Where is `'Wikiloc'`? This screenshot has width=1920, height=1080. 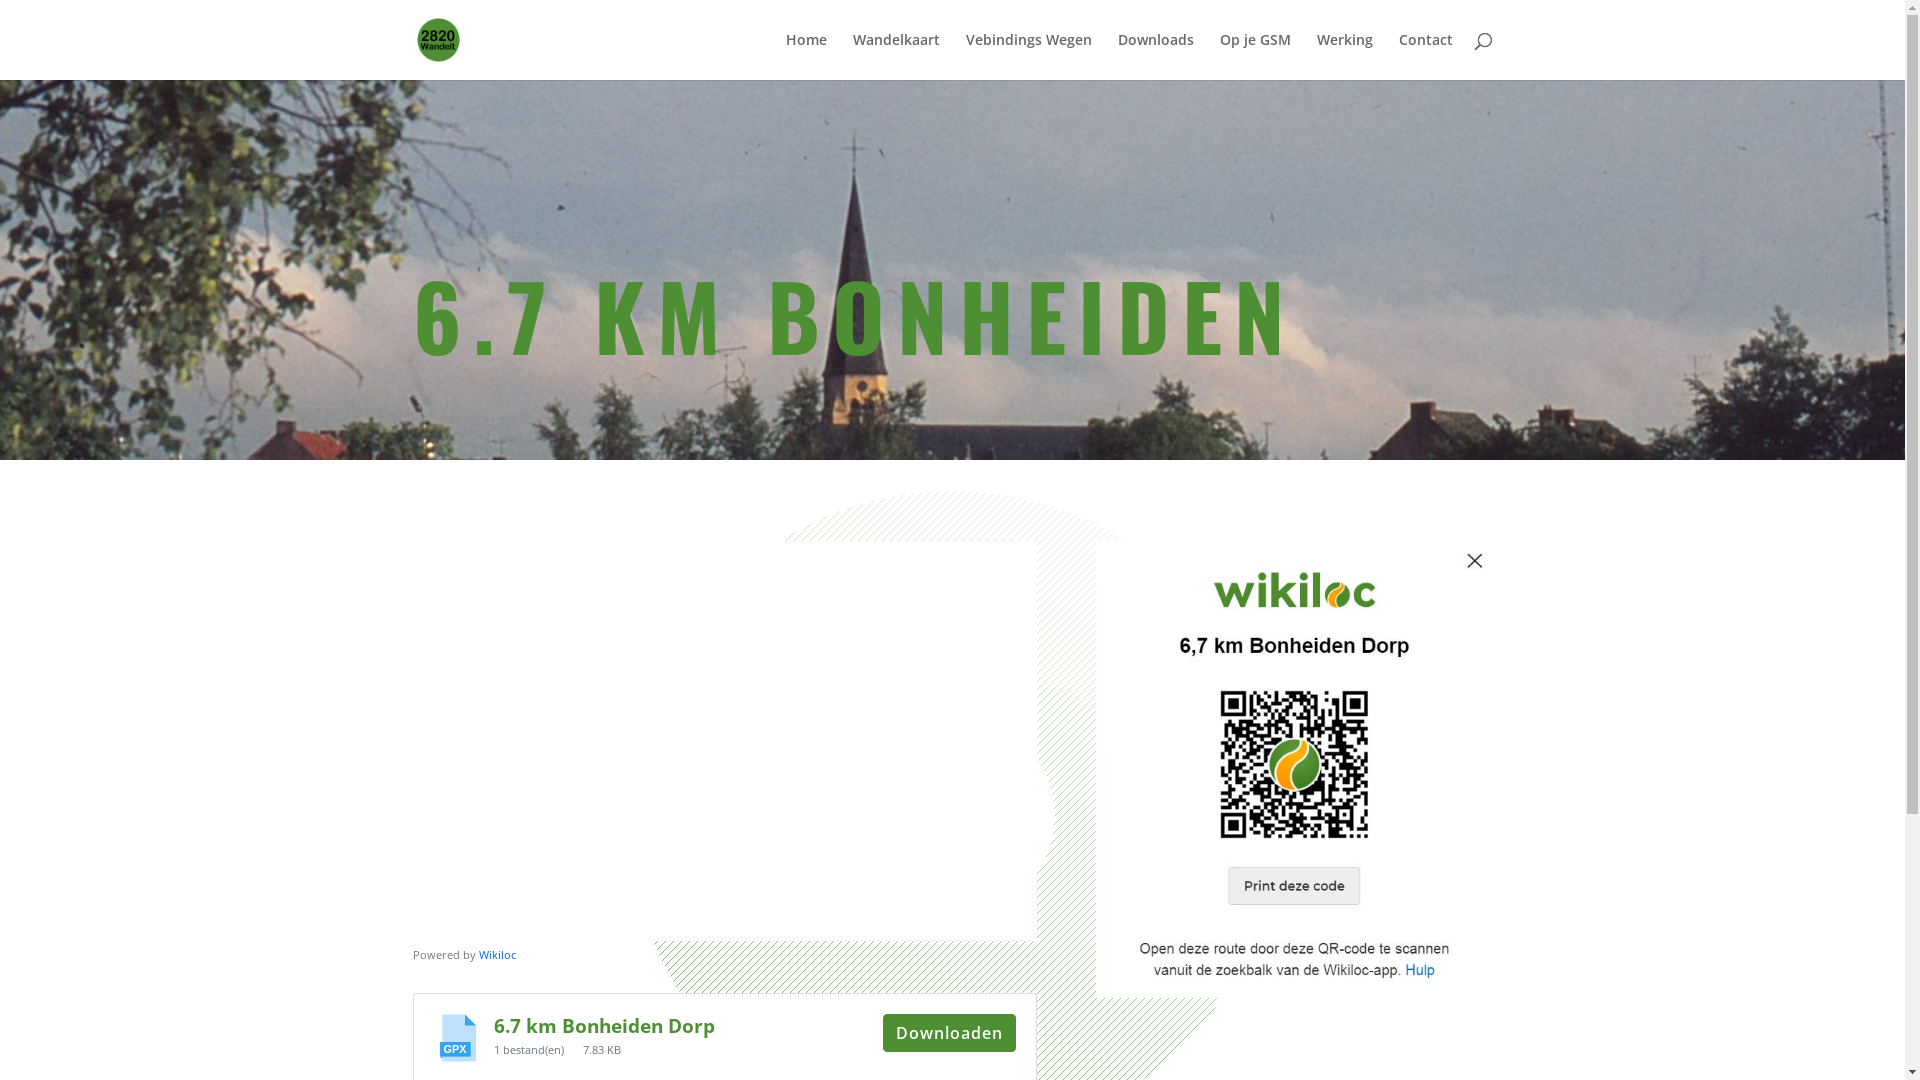 'Wikiloc' is located at coordinates (496, 953).